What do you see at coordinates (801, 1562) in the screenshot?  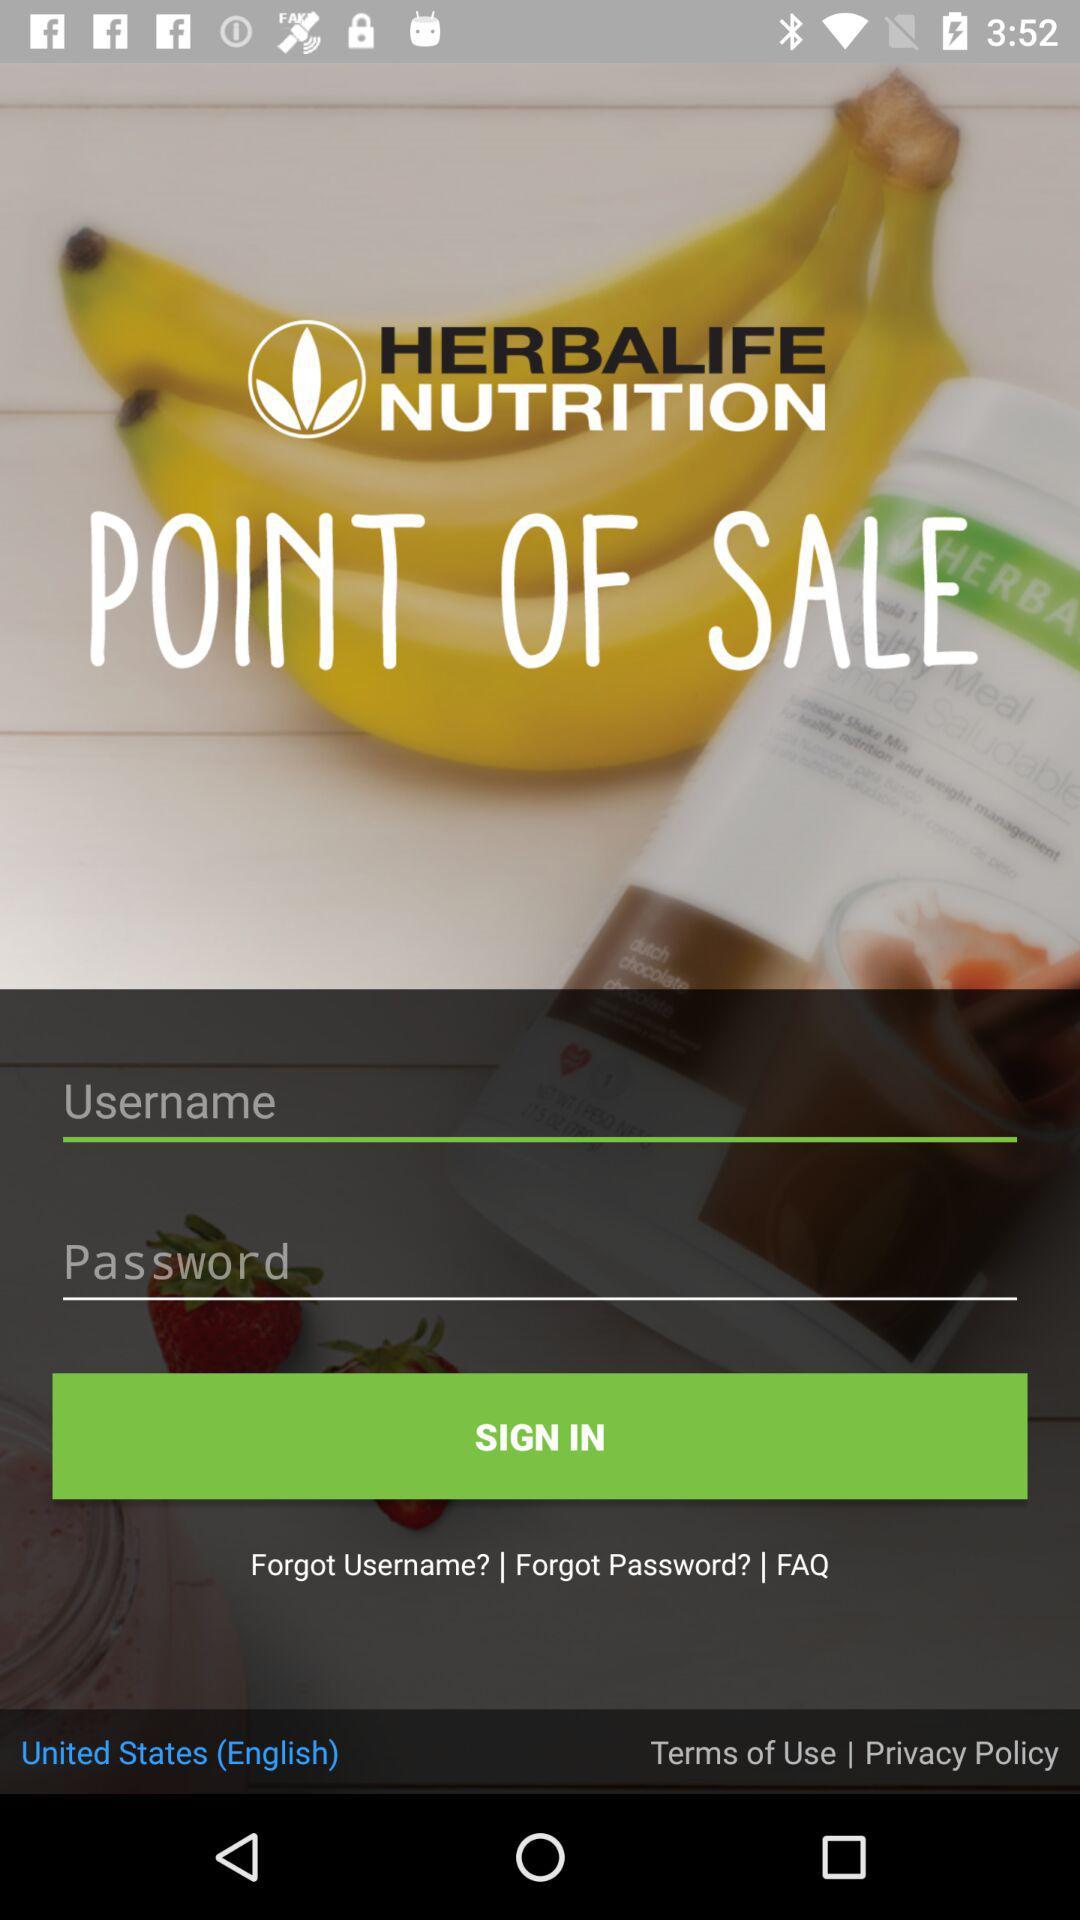 I see `the icon to the right of | icon` at bounding box center [801, 1562].